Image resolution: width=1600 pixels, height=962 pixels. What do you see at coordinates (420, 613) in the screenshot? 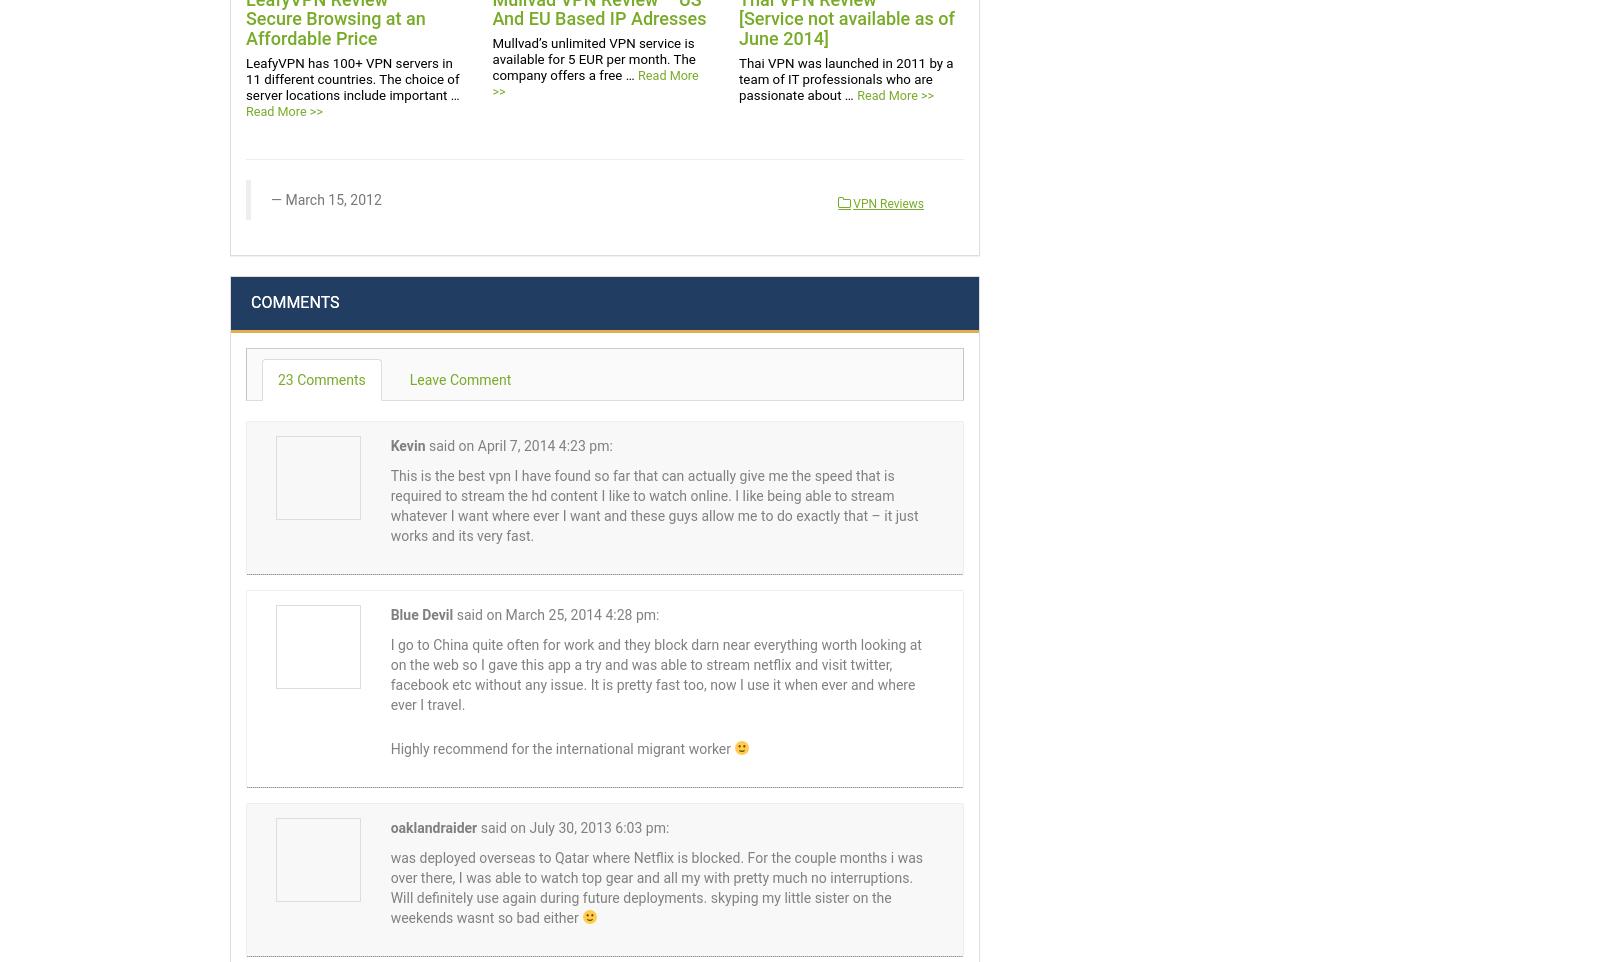
I see `'Blue Devil'` at bounding box center [420, 613].